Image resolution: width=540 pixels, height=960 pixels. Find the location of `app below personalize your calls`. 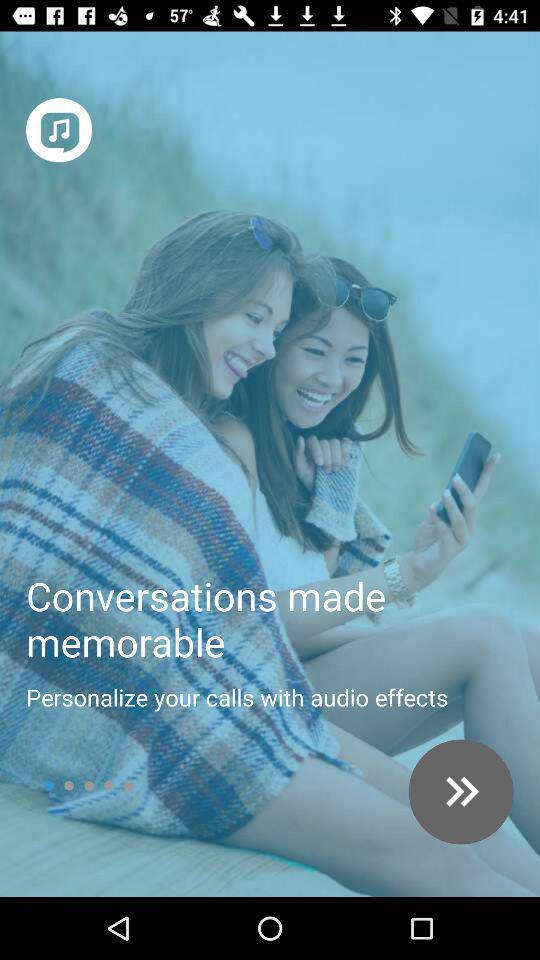

app below personalize your calls is located at coordinates (461, 792).